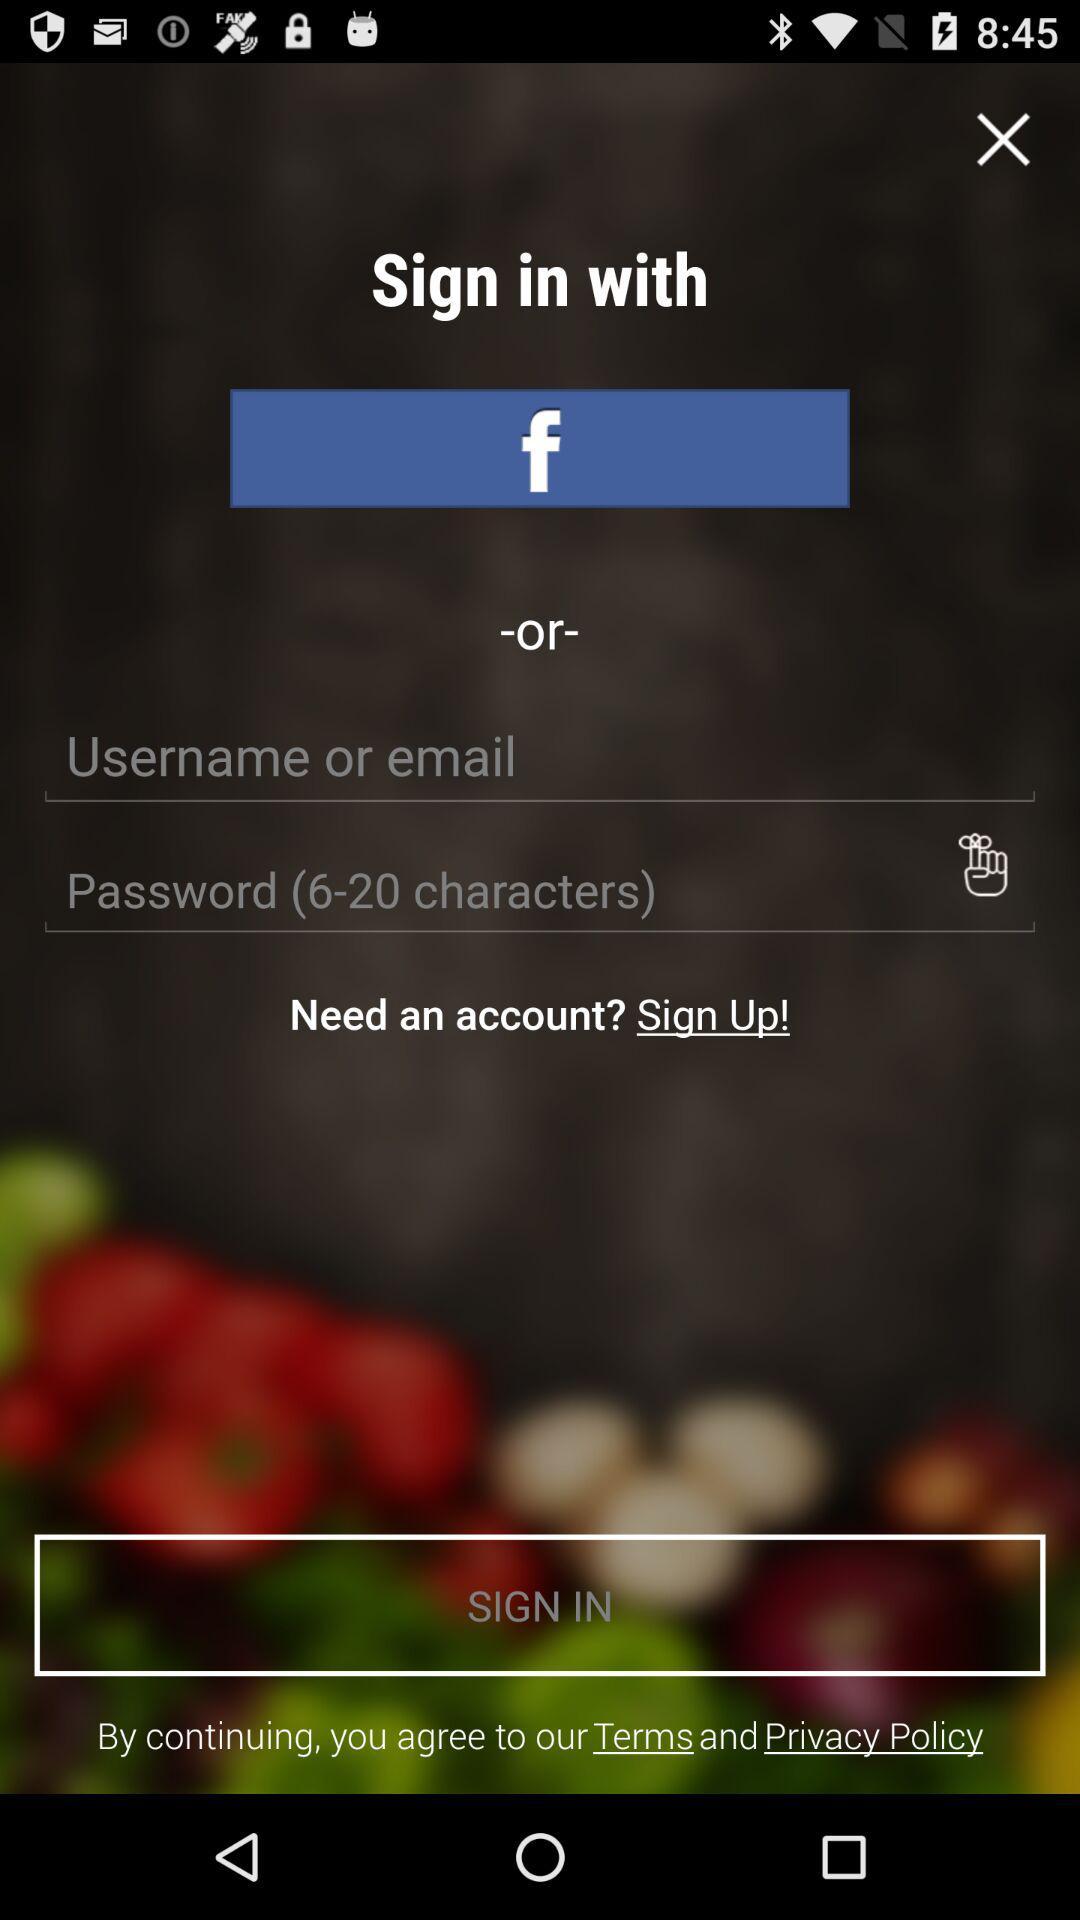 The image size is (1080, 1920). What do you see at coordinates (643, 1734) in the screenshot?
I see `the terms icon` at bounding box center [643, 1734].